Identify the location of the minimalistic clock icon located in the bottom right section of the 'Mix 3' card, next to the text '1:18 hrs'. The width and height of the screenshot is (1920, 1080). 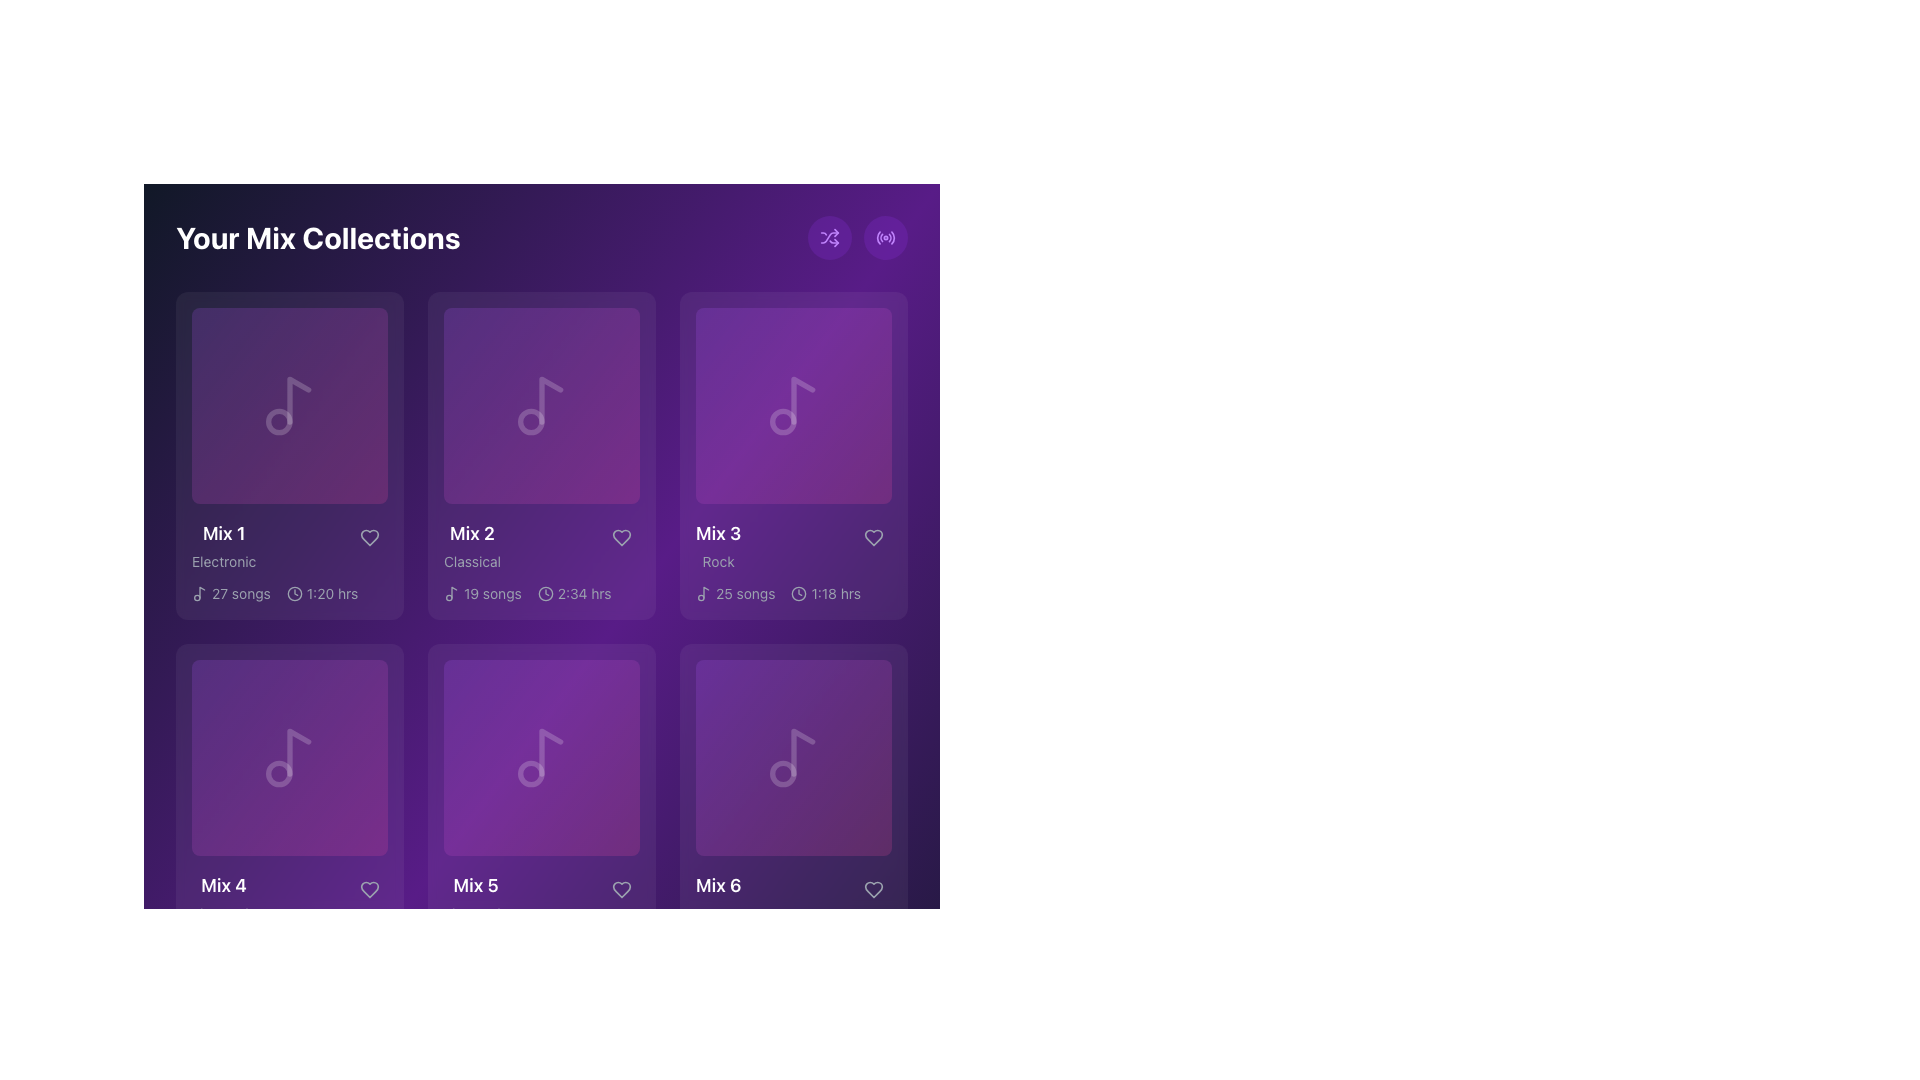
(798, 593).